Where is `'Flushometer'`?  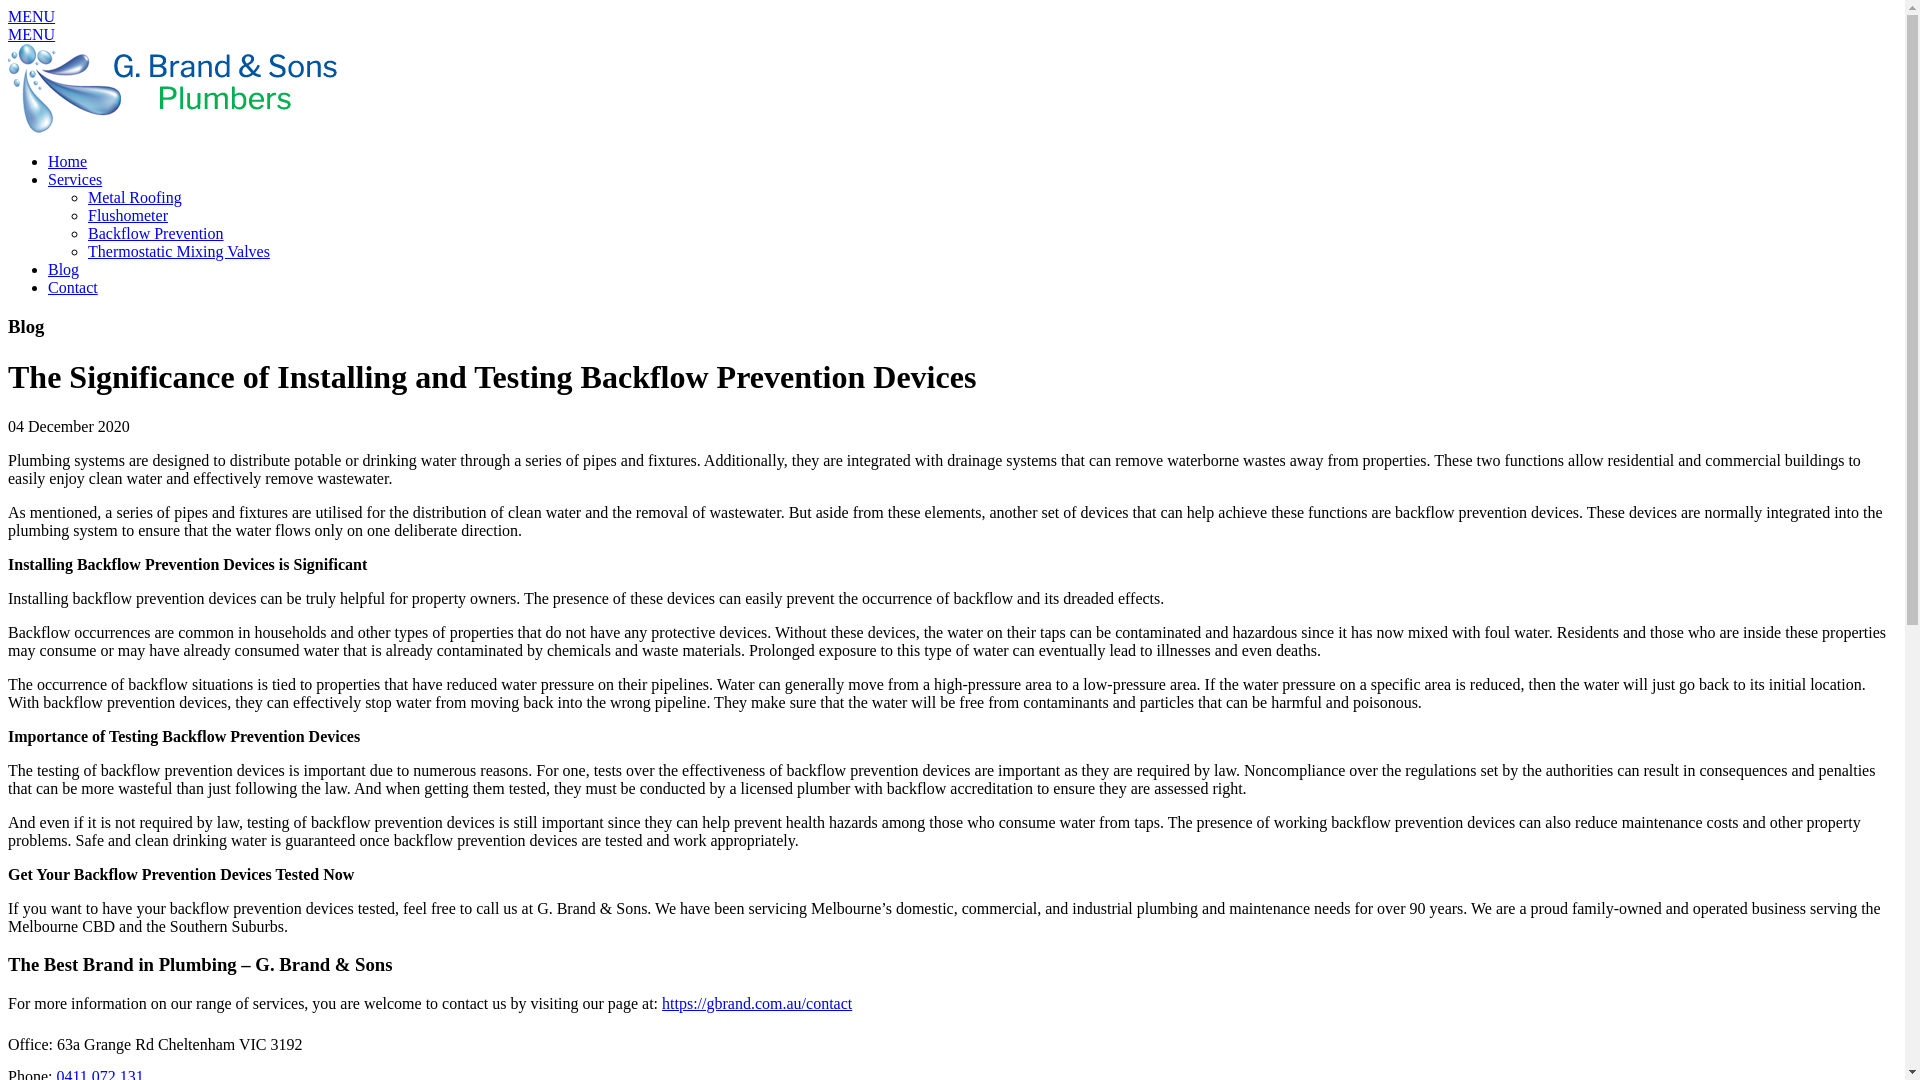
'Flushometer' is located at coordinates (127, 215).